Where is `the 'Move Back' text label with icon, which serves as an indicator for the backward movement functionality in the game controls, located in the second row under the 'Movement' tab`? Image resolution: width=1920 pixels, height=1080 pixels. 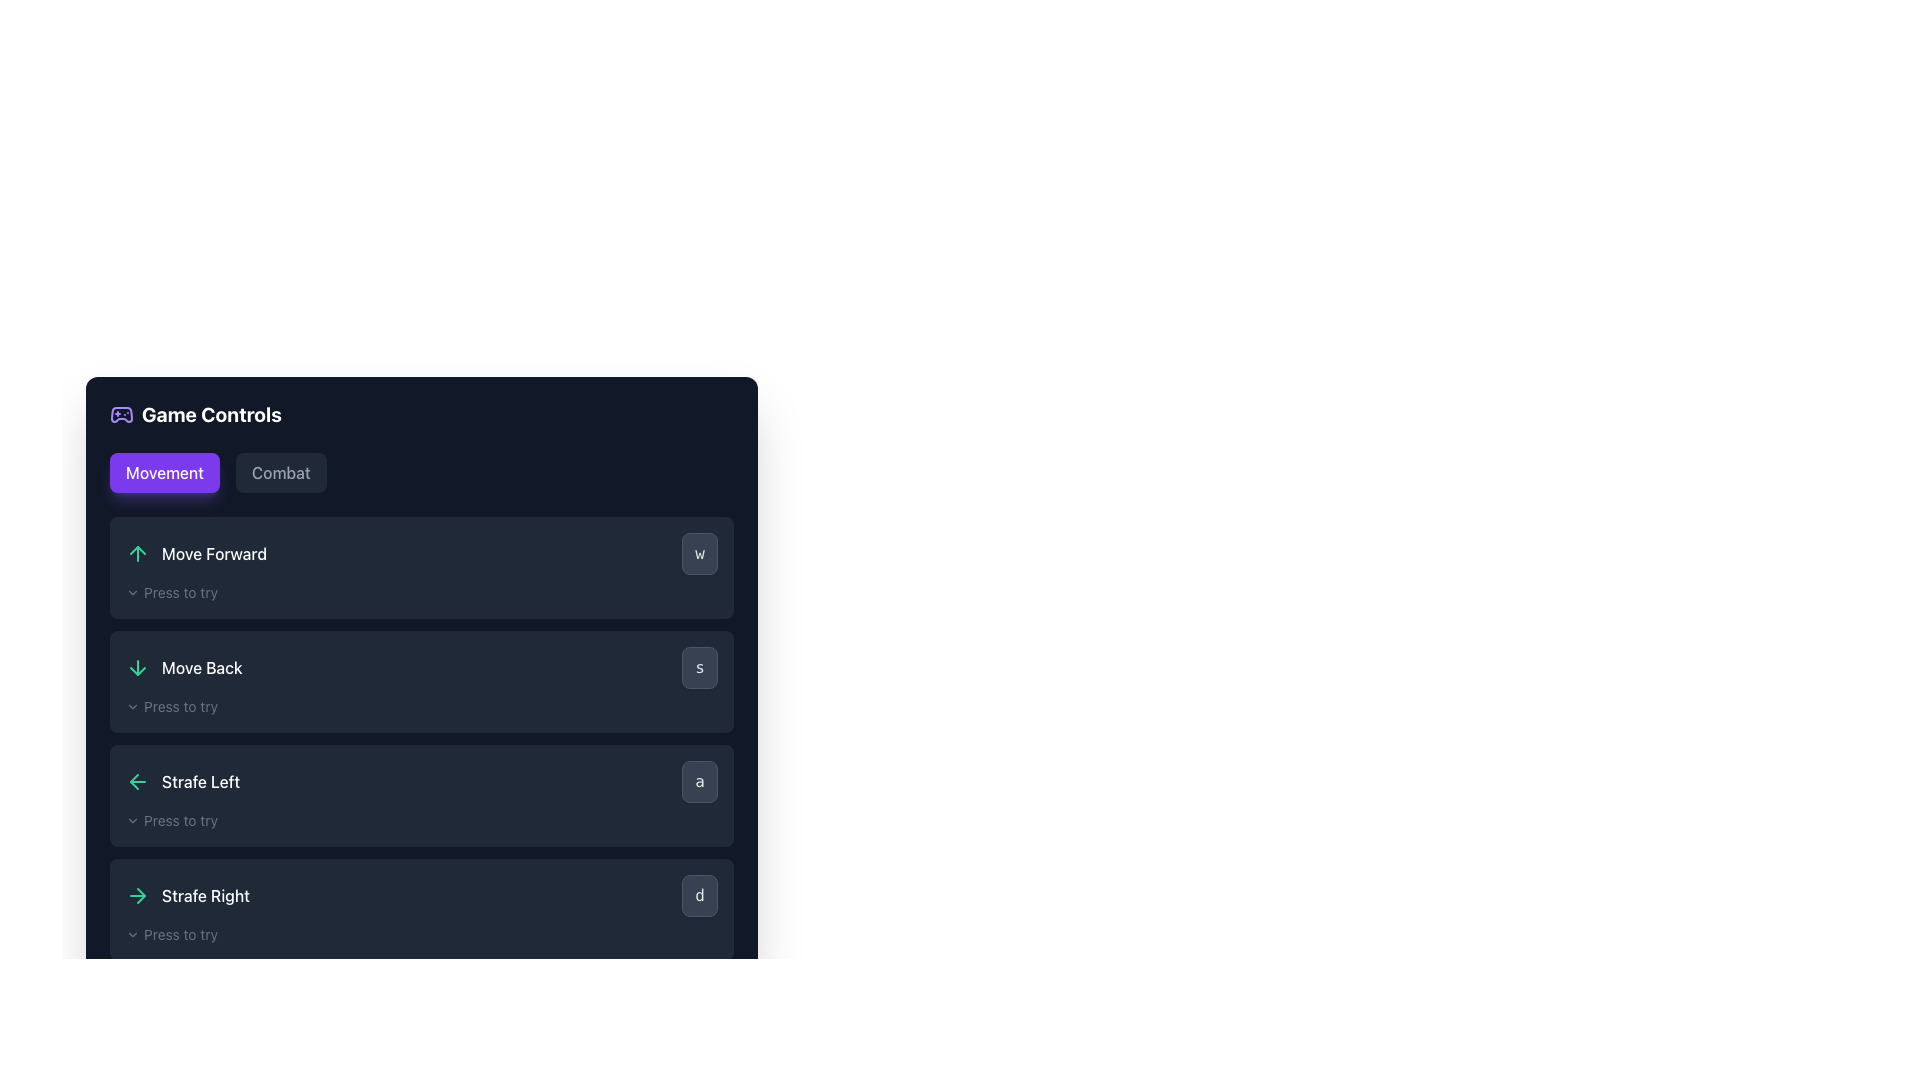
the 'Move Back' text label with icon, which serves as an indicator for the backward movement functionality in the game controls, located in the second row under the 'Movement' tab is located at coordinates (184, 667).